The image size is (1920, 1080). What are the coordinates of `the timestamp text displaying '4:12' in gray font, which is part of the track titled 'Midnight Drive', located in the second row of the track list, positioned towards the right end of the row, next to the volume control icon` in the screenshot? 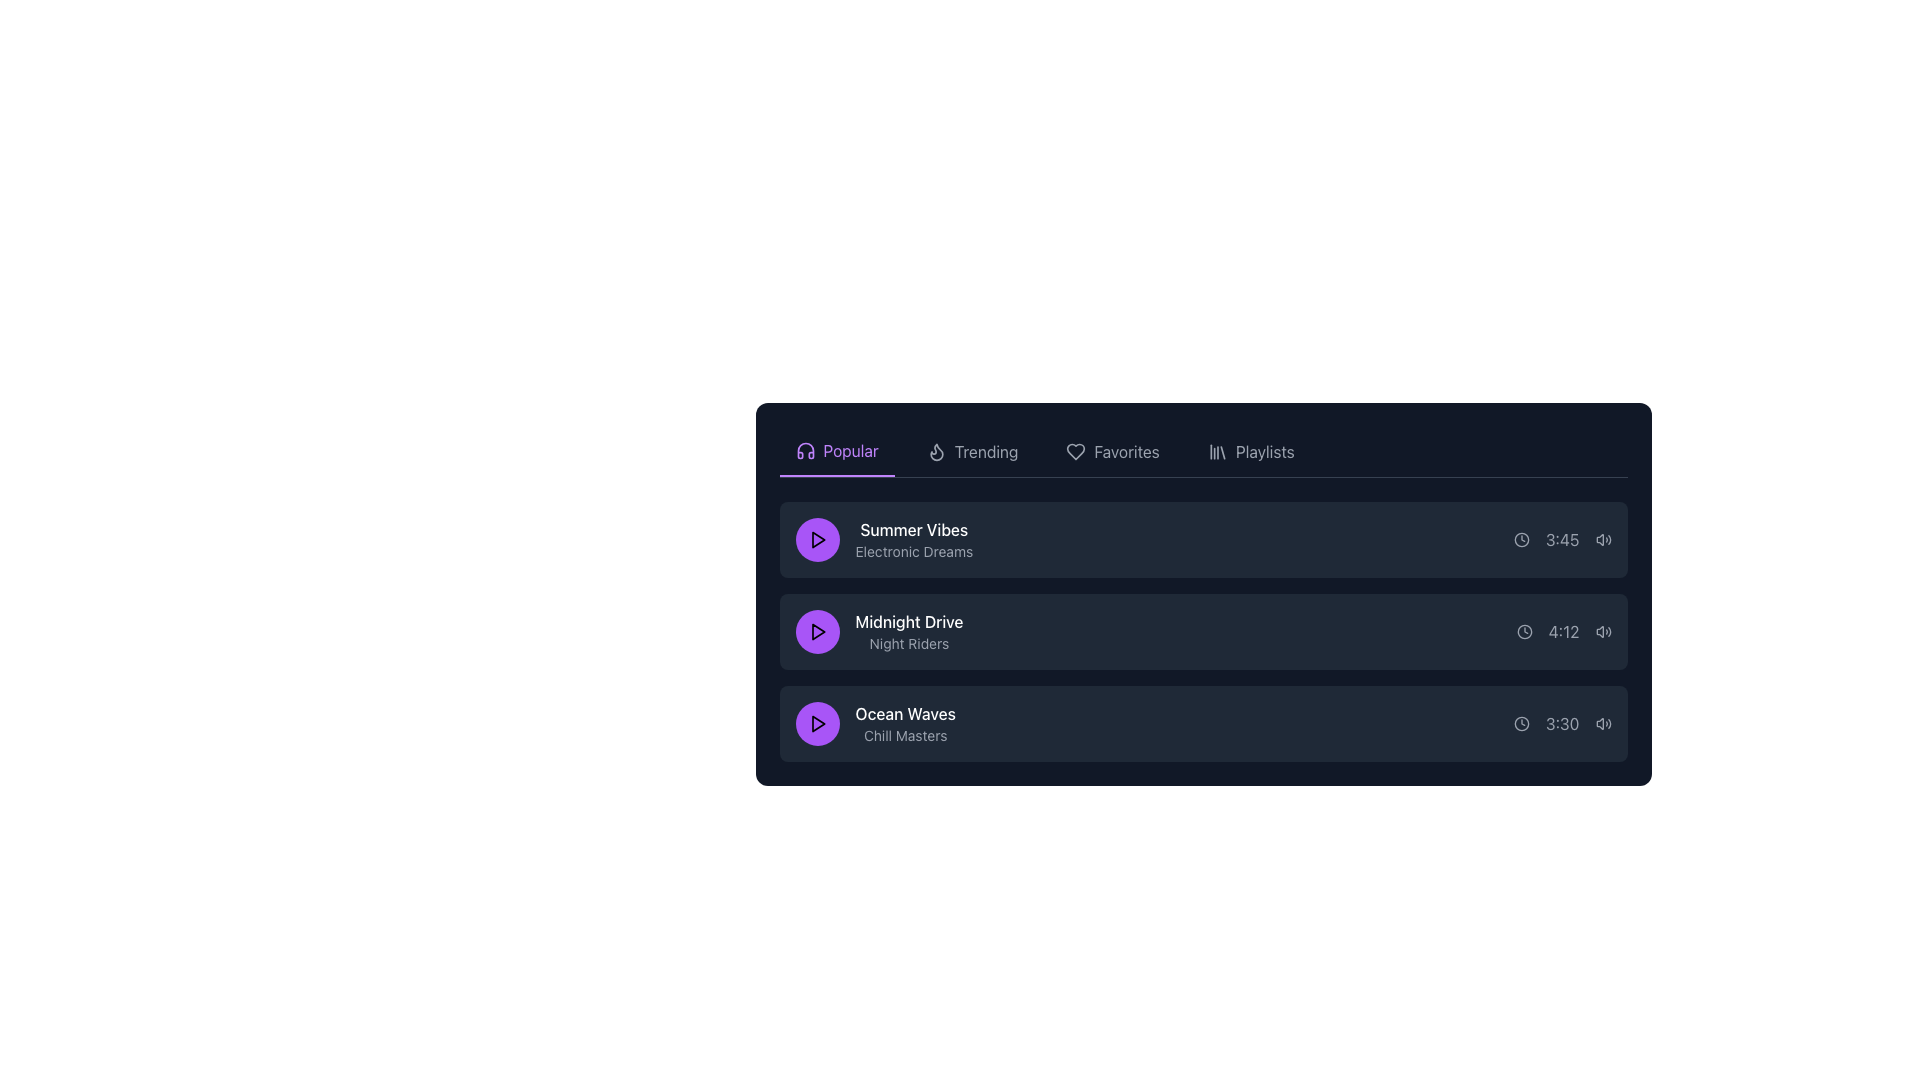 It's located at (1563, 632).